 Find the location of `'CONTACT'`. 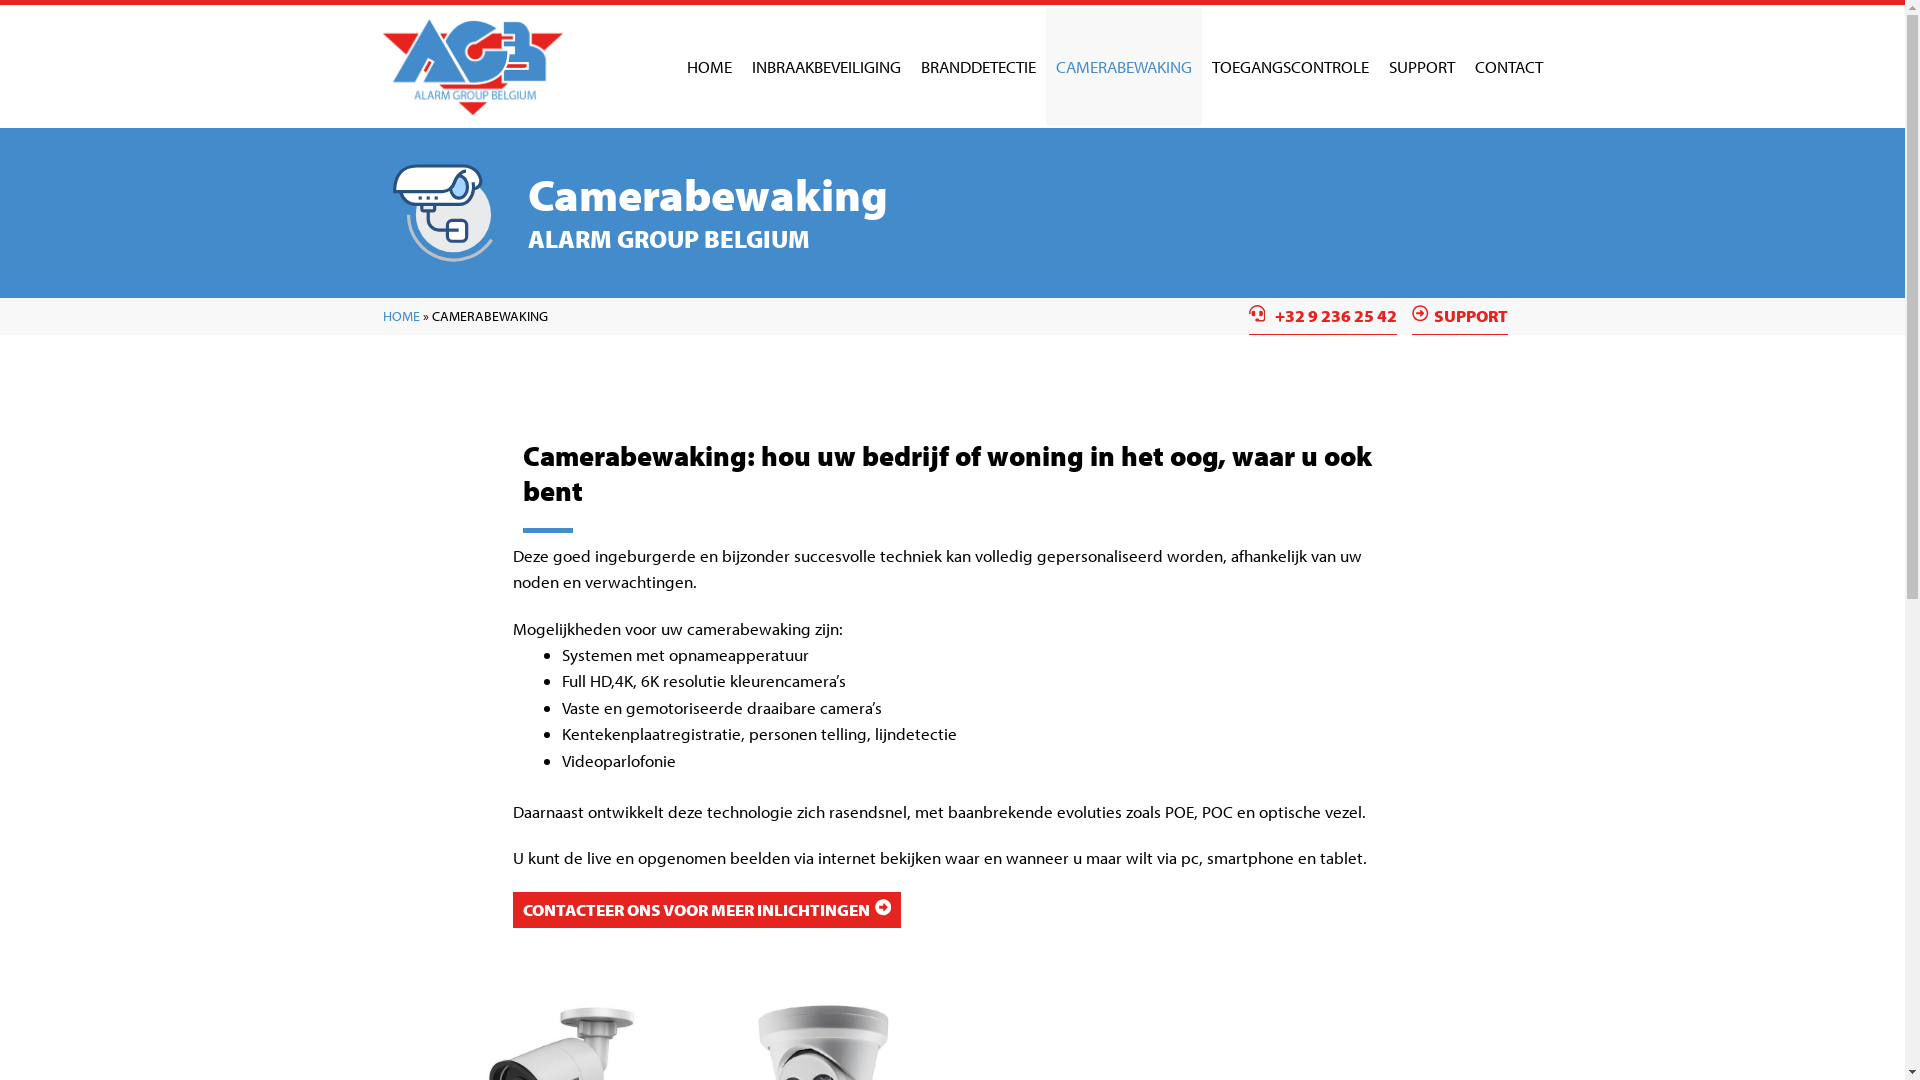

'CONTACT' is located at coordinates (1507, 65).